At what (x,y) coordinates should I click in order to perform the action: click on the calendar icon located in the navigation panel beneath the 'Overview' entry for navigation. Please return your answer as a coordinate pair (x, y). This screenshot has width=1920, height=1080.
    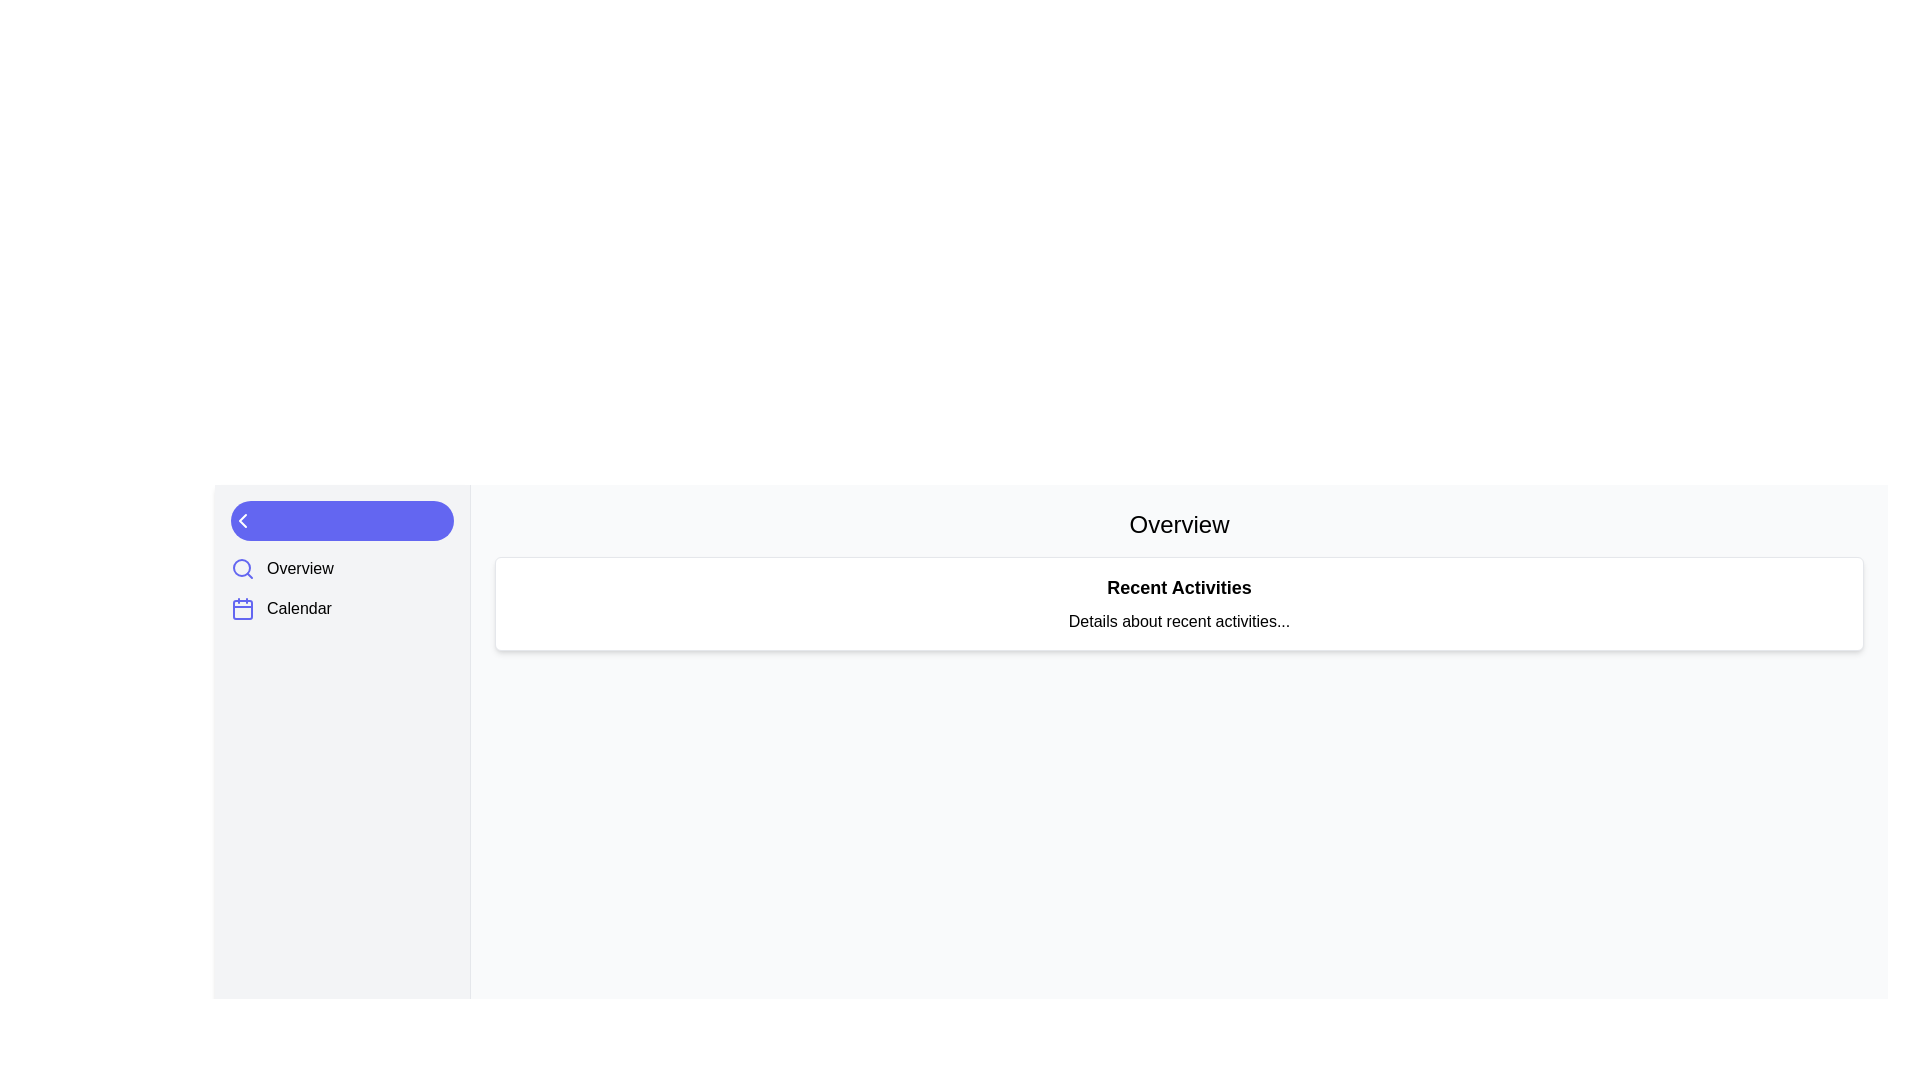
    Looking at the image, I should click on (242, 608).